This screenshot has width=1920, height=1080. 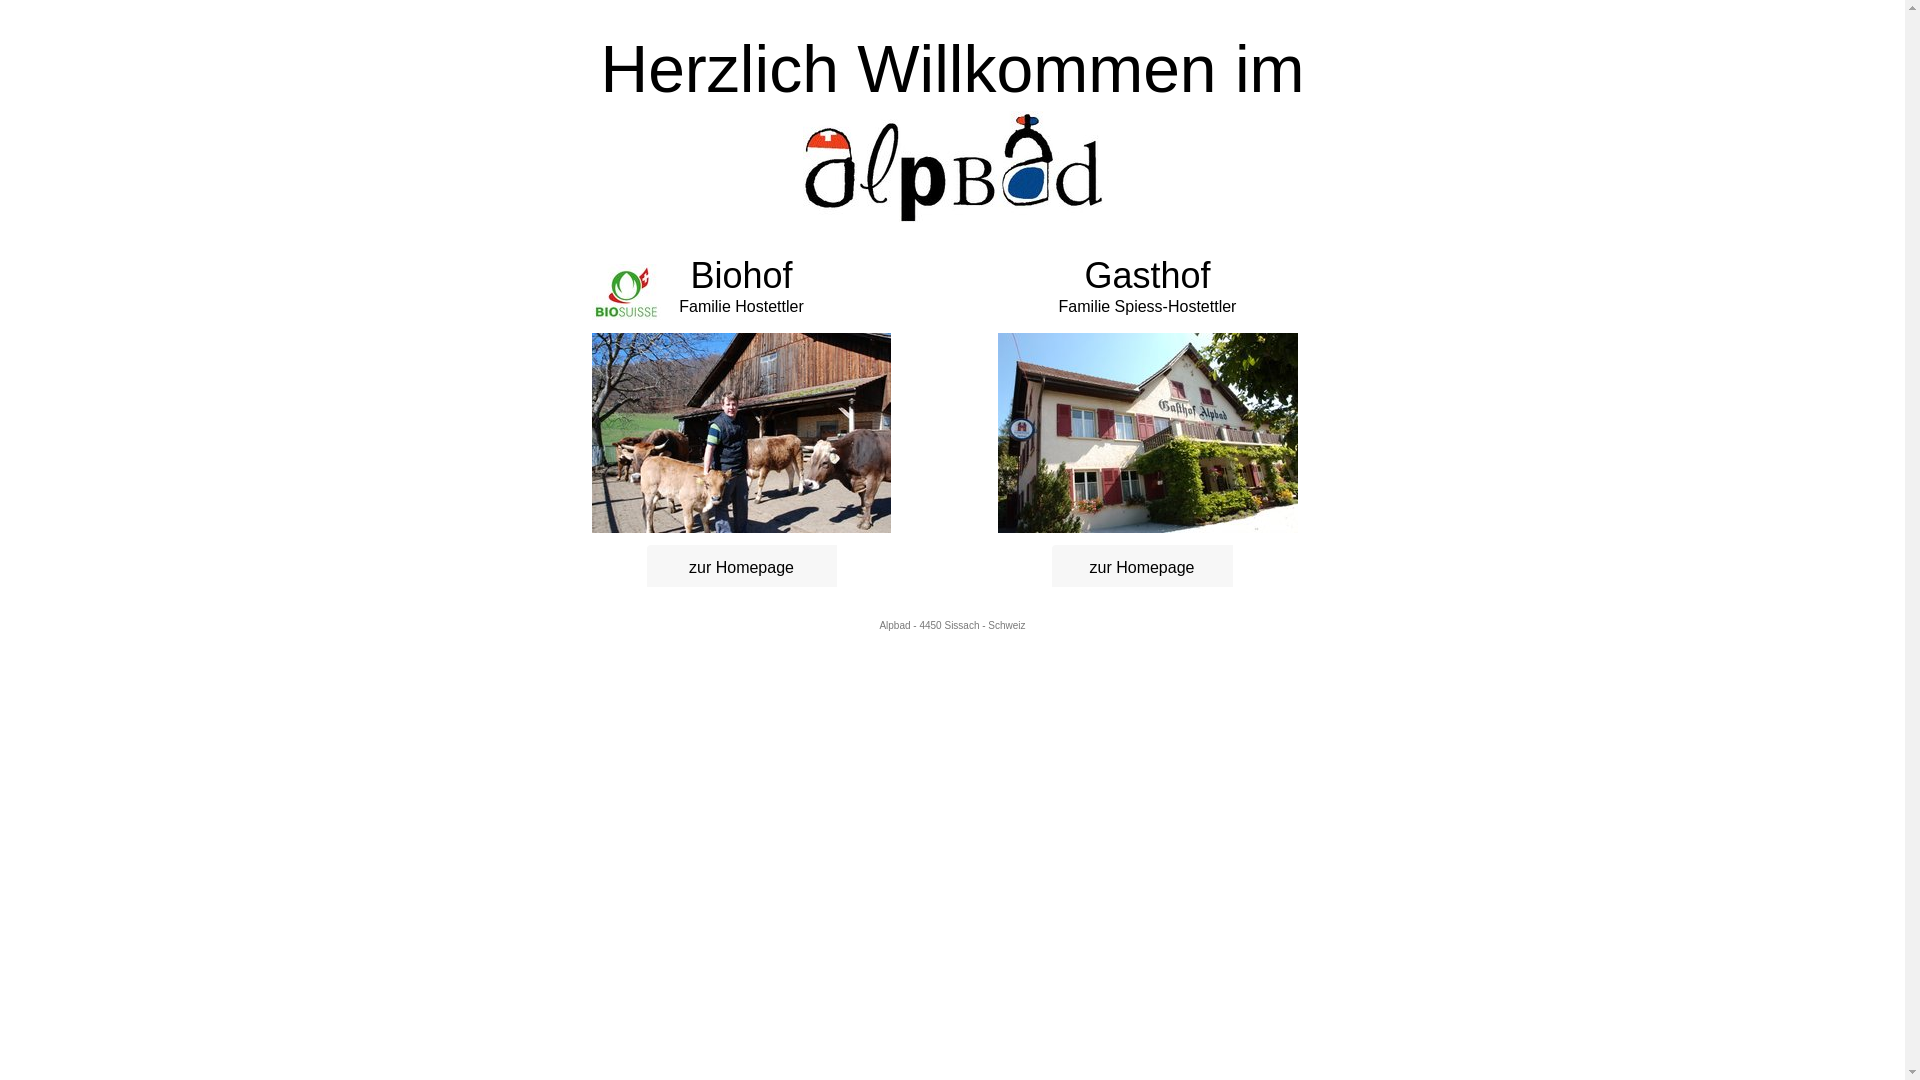 What do you see at coordinates (1142, 567) in the screenshot?
I see `'zur Homepage'` at bounding box center [1142, 567].